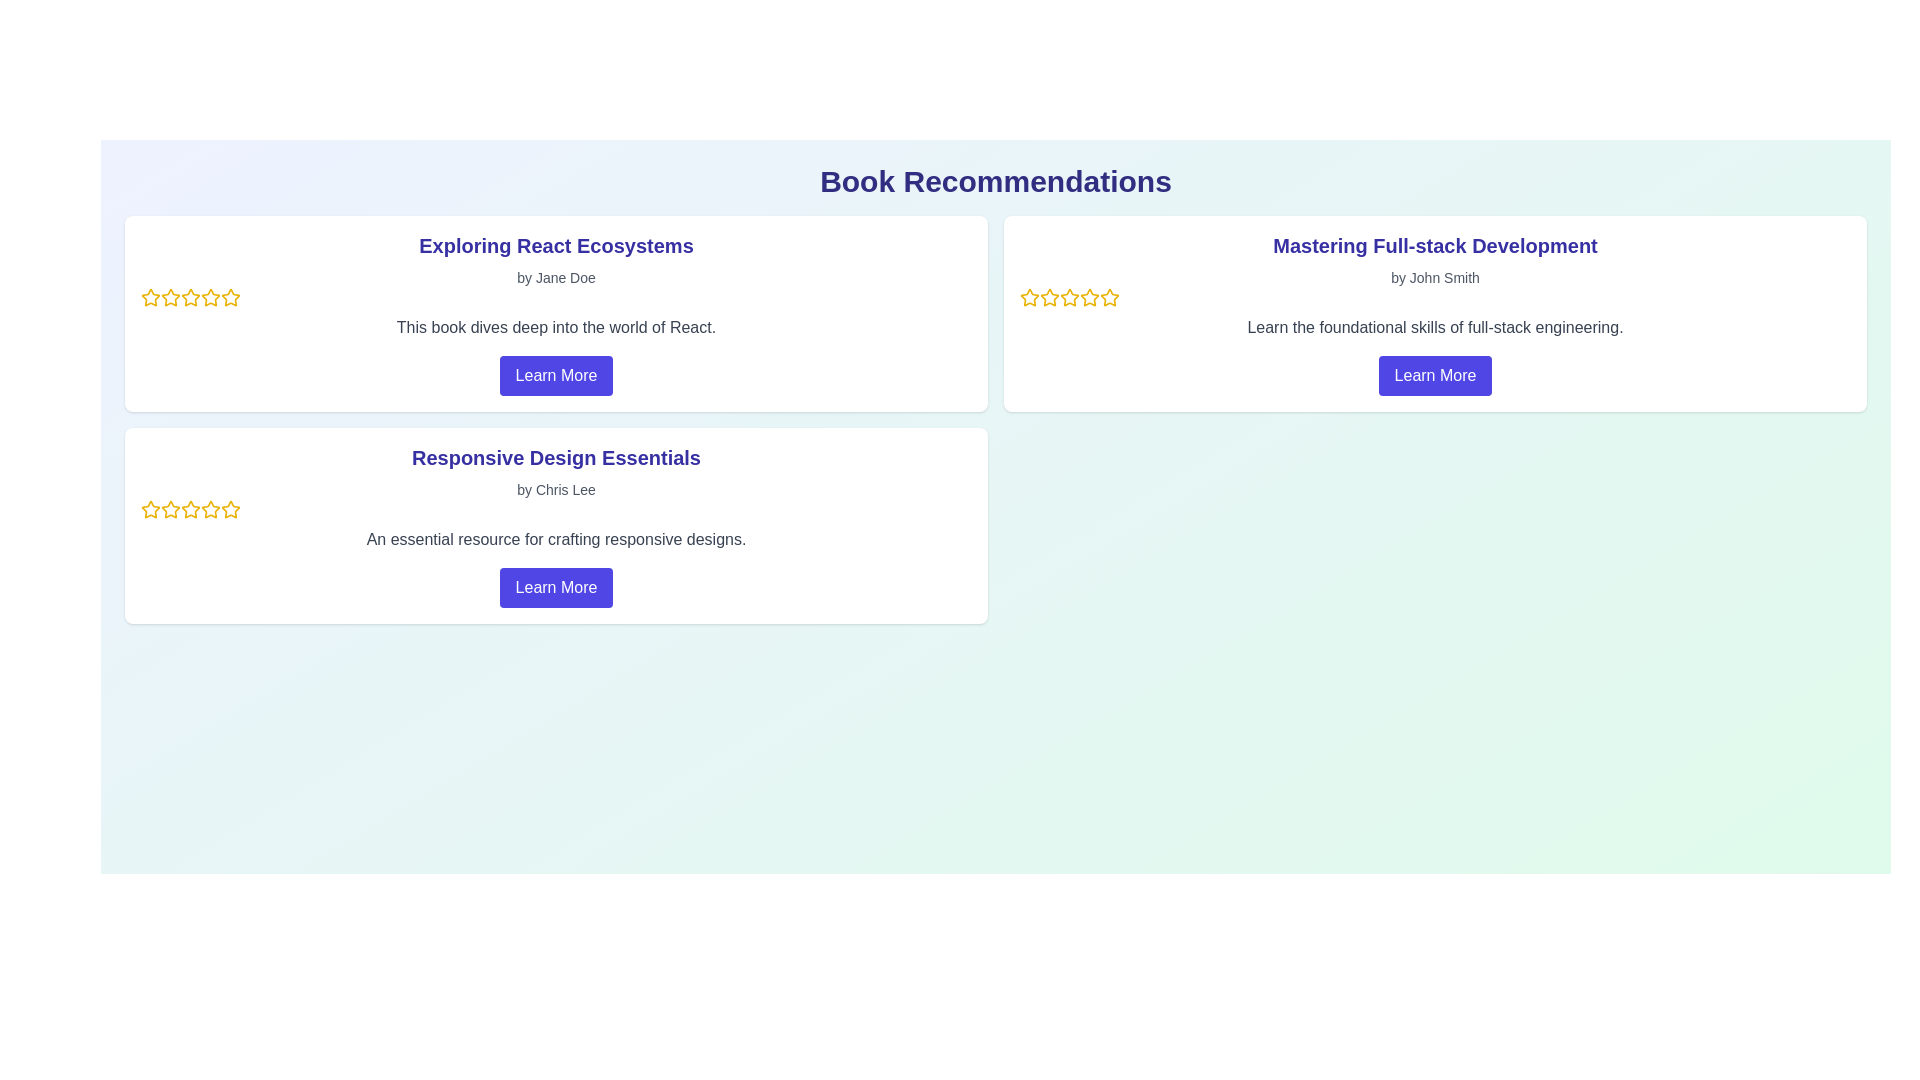 This screenshot has width=1920, height=1080. What do you see at coordinates (1049, 297) in the screenshot?
I see `the second five-pointed star icon with a yellow outline in the ratings section under 'Mastering Full-stack Development'` at bounding box center [1049, 297].